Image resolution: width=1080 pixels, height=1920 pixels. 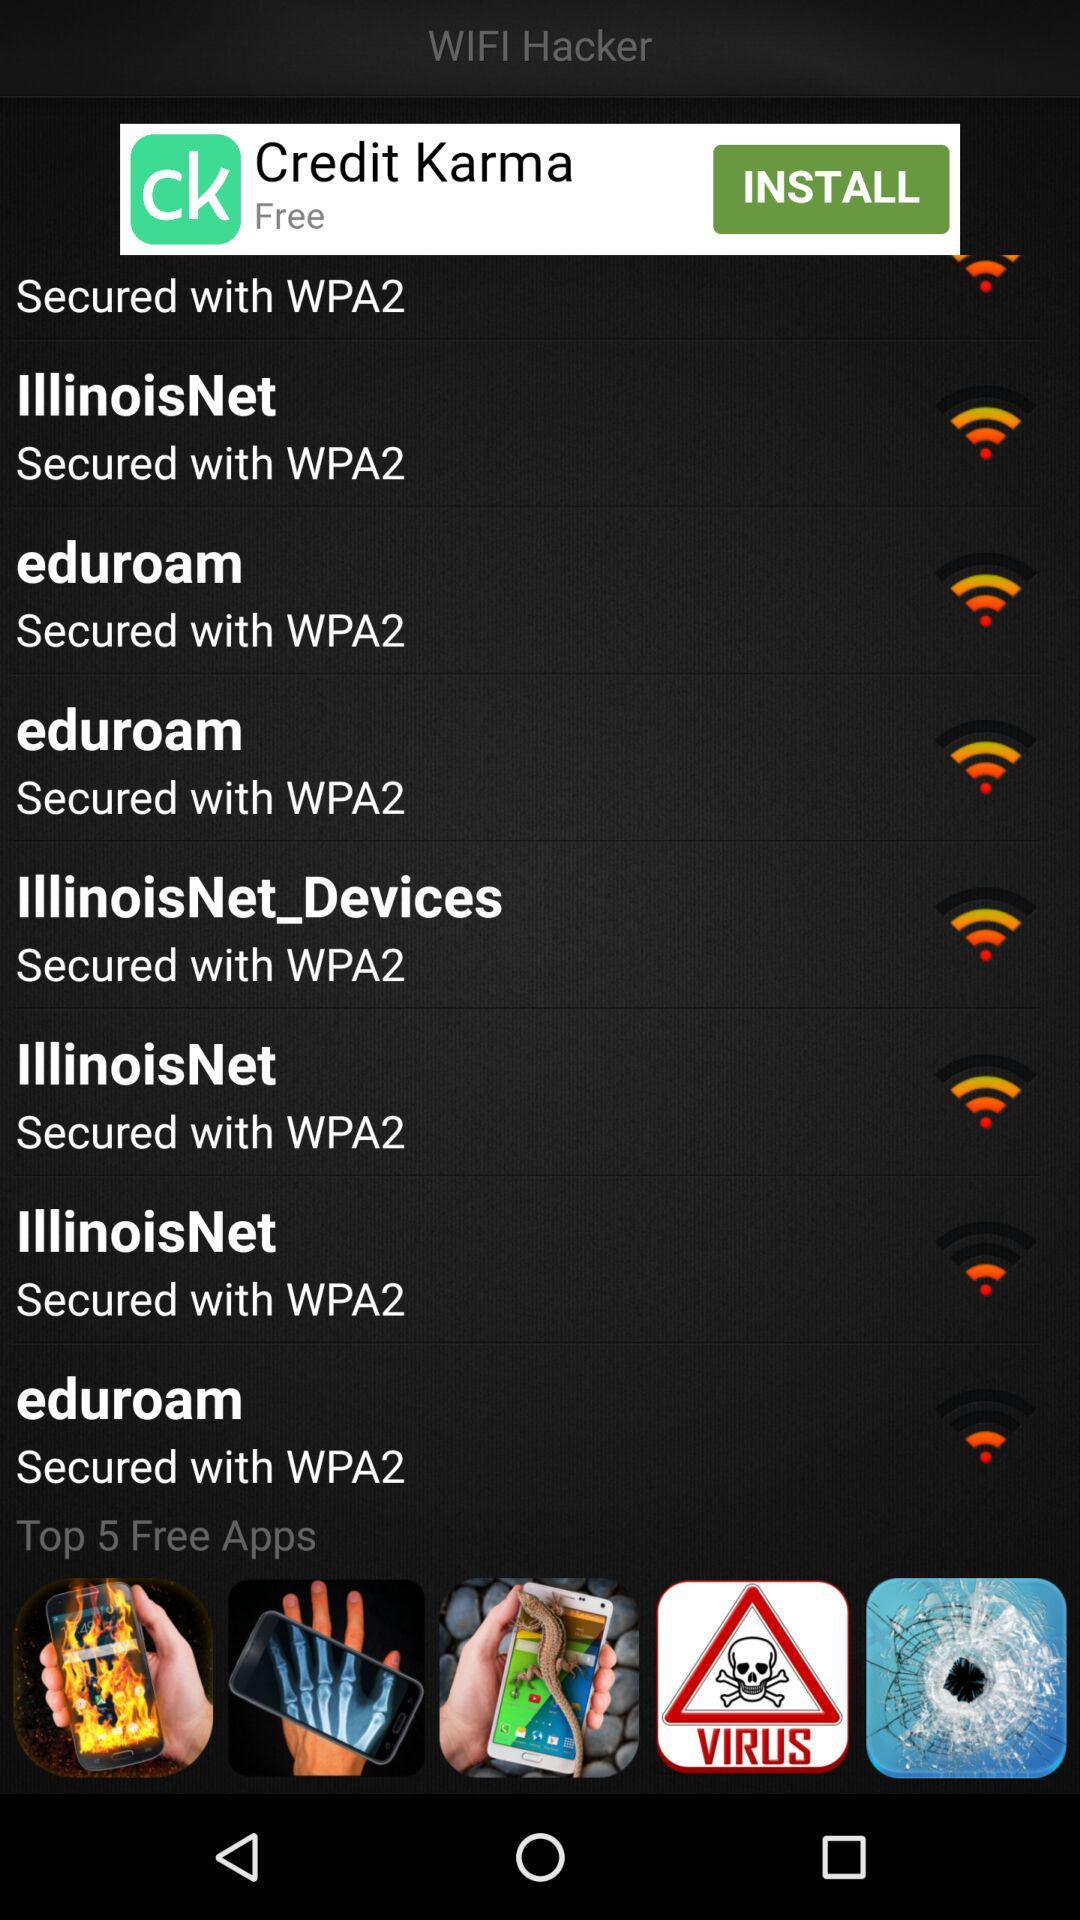 What do you see at coordinates (325, 1677) in the screenshot?
I see `game page` at bounding box center [325, 1677].